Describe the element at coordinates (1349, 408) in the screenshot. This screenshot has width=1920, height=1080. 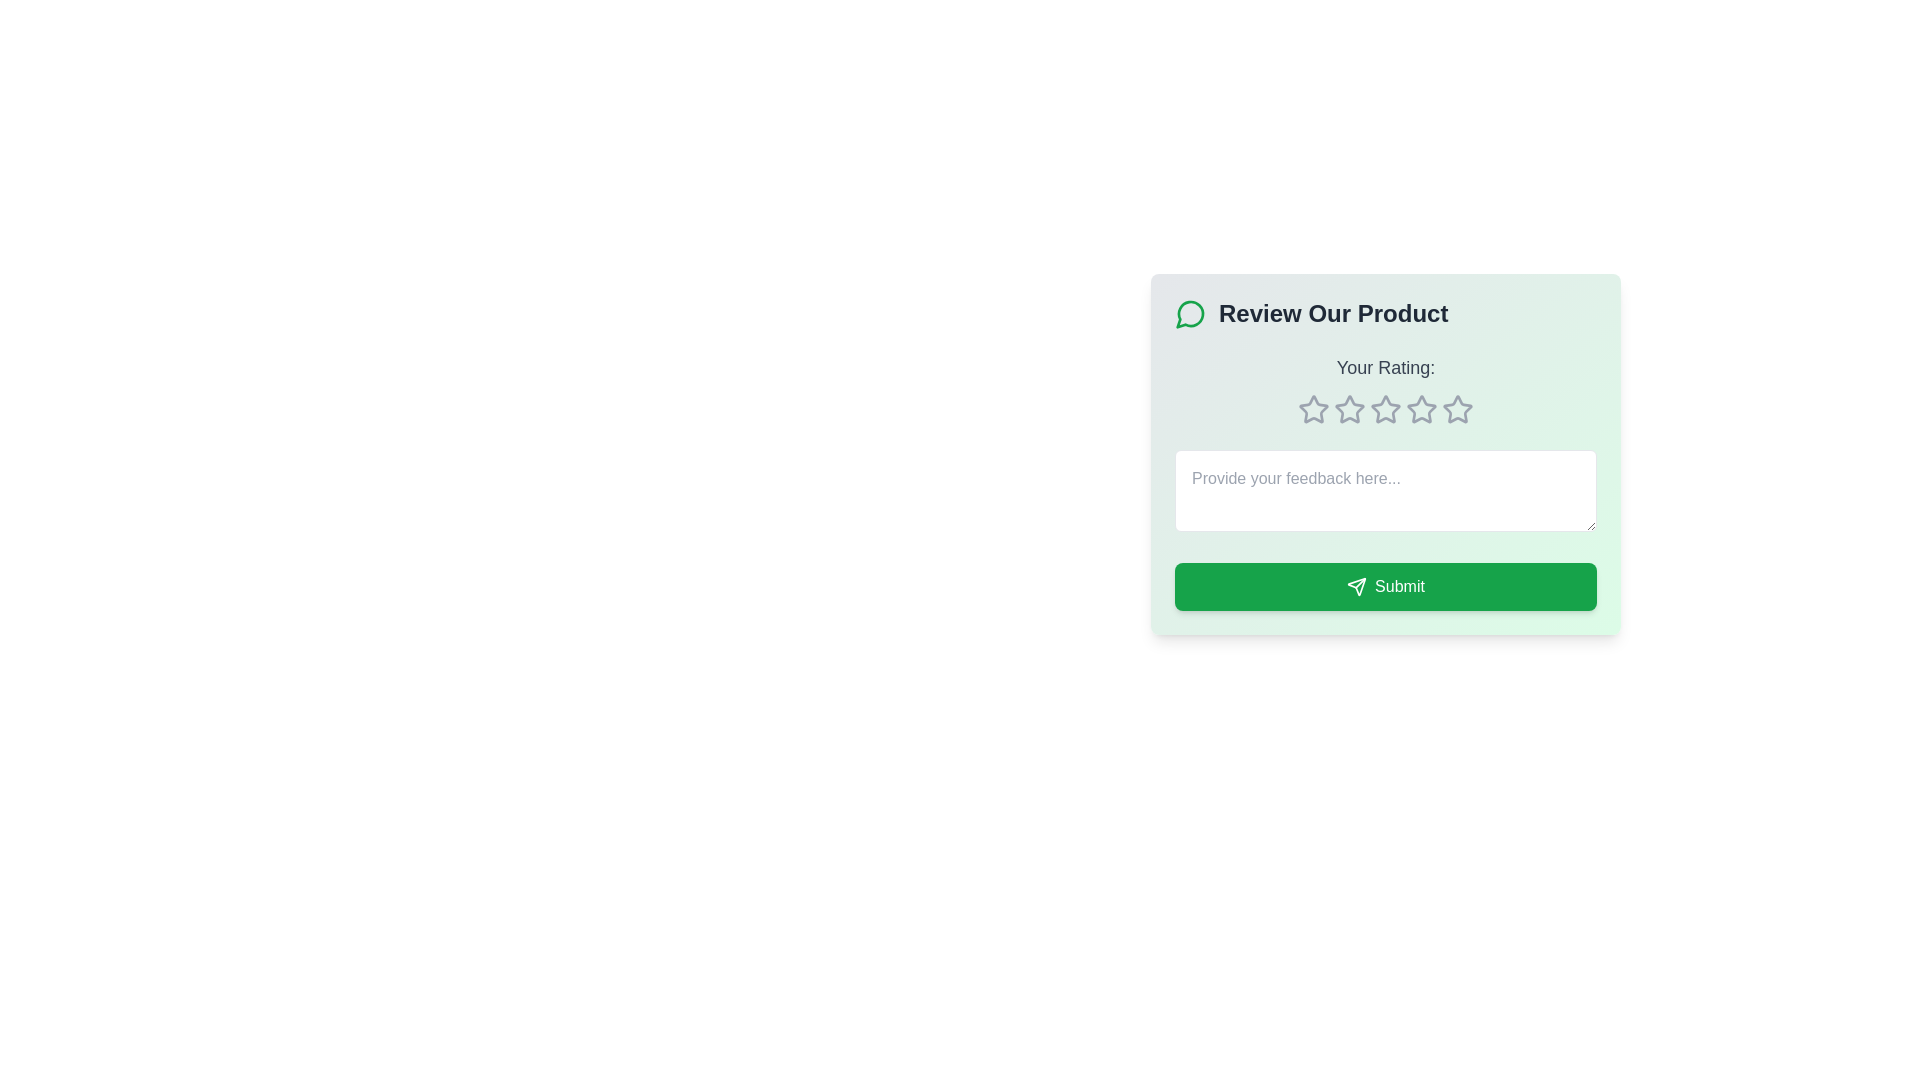
I see `the third star icon in the rating system below the 'Your Rating' text` at that location.